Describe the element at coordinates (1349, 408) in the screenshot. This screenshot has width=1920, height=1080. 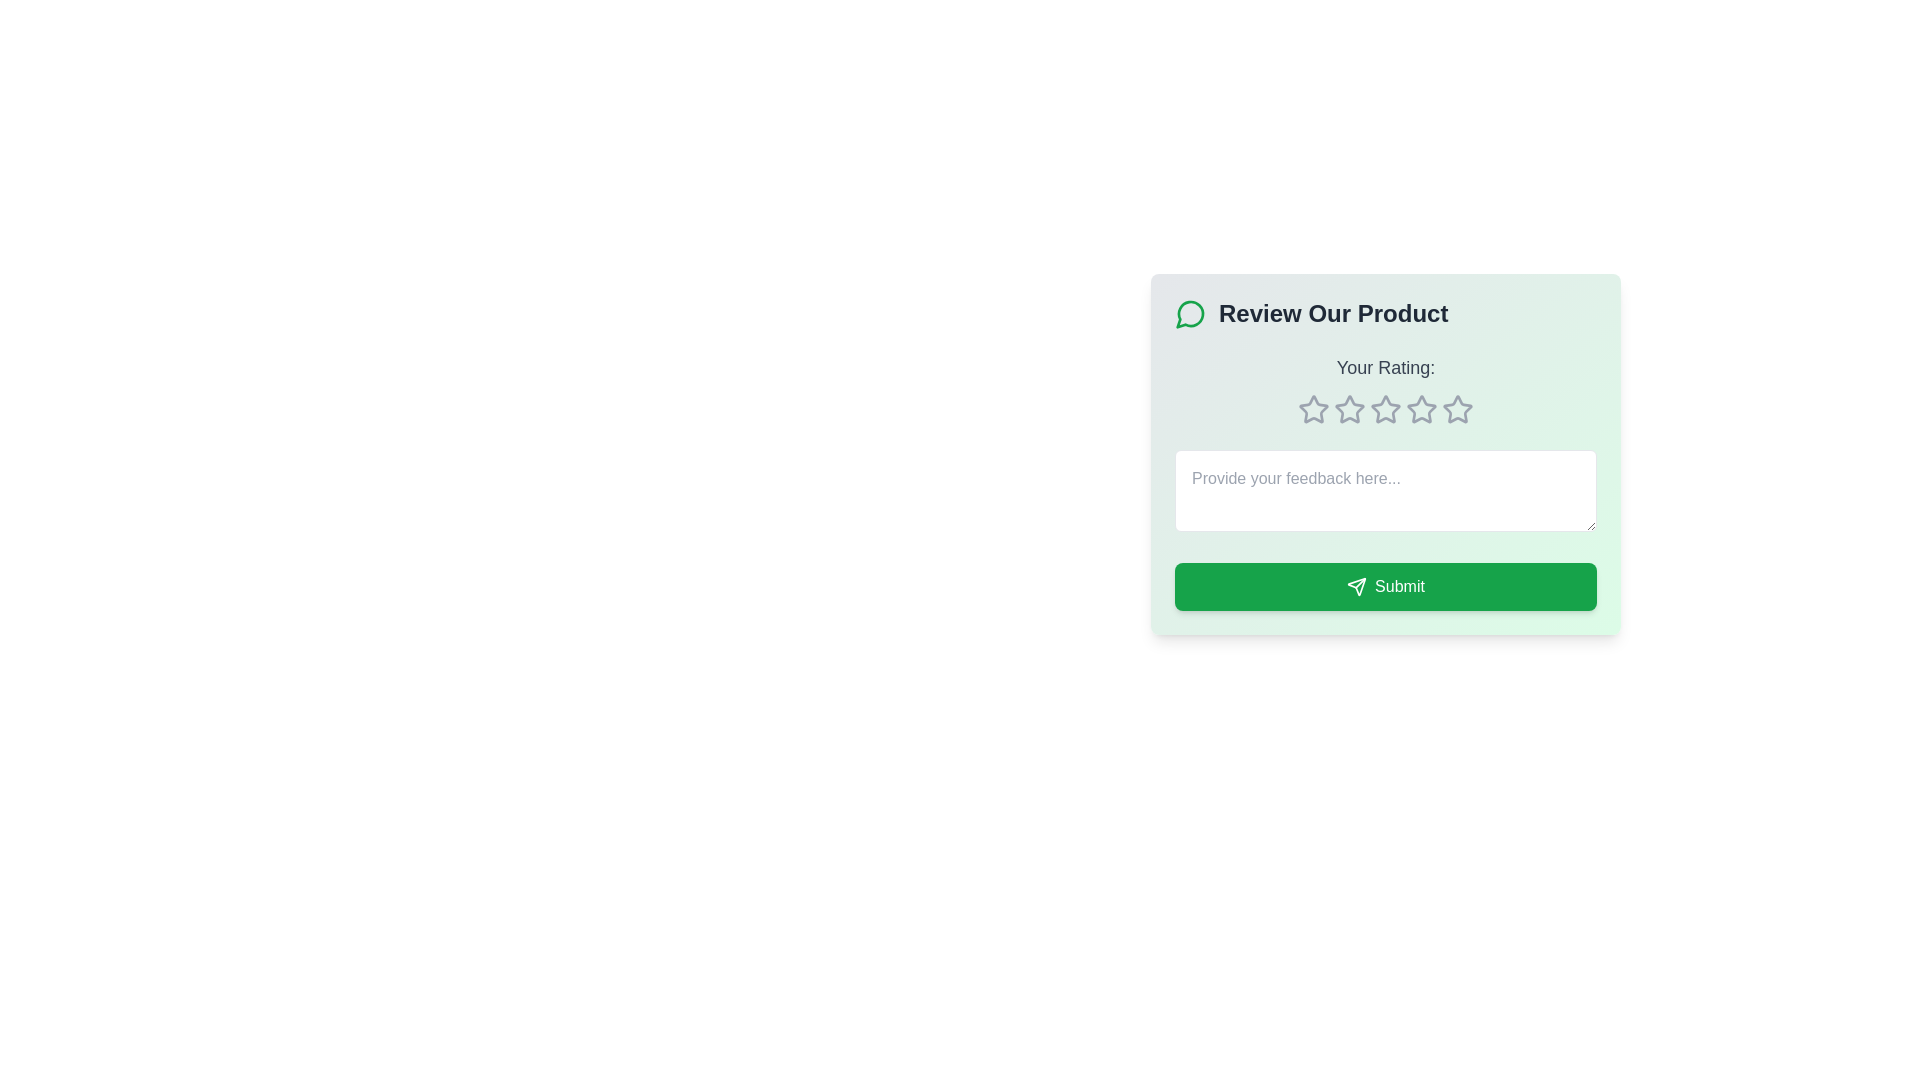
I see `the third star icon in the rating system below the 'Your Rating' text` at that location.